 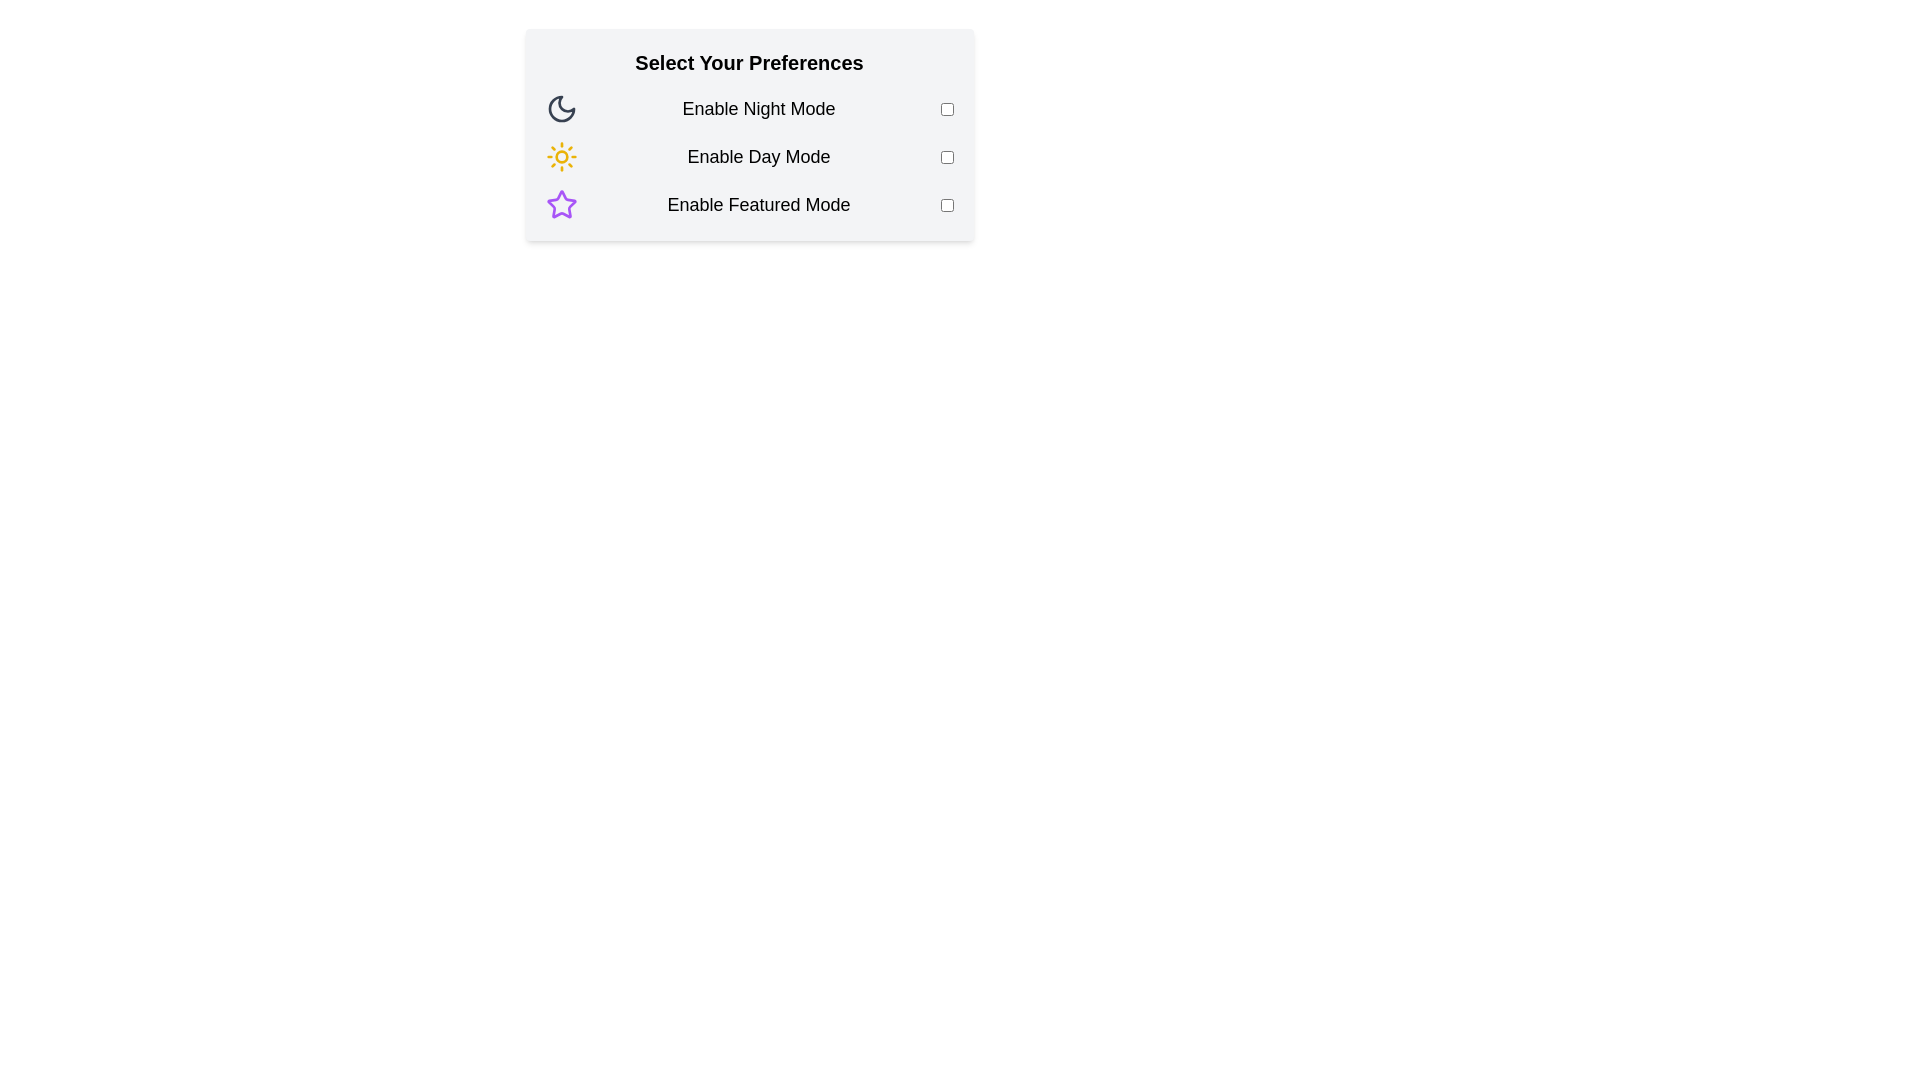 I want to click on text label that says 'Enable Night Mode', which is prominently styled and located in the first row of settings options, aligned with a moon icon and a checkbox, so click(x=757, y=108).